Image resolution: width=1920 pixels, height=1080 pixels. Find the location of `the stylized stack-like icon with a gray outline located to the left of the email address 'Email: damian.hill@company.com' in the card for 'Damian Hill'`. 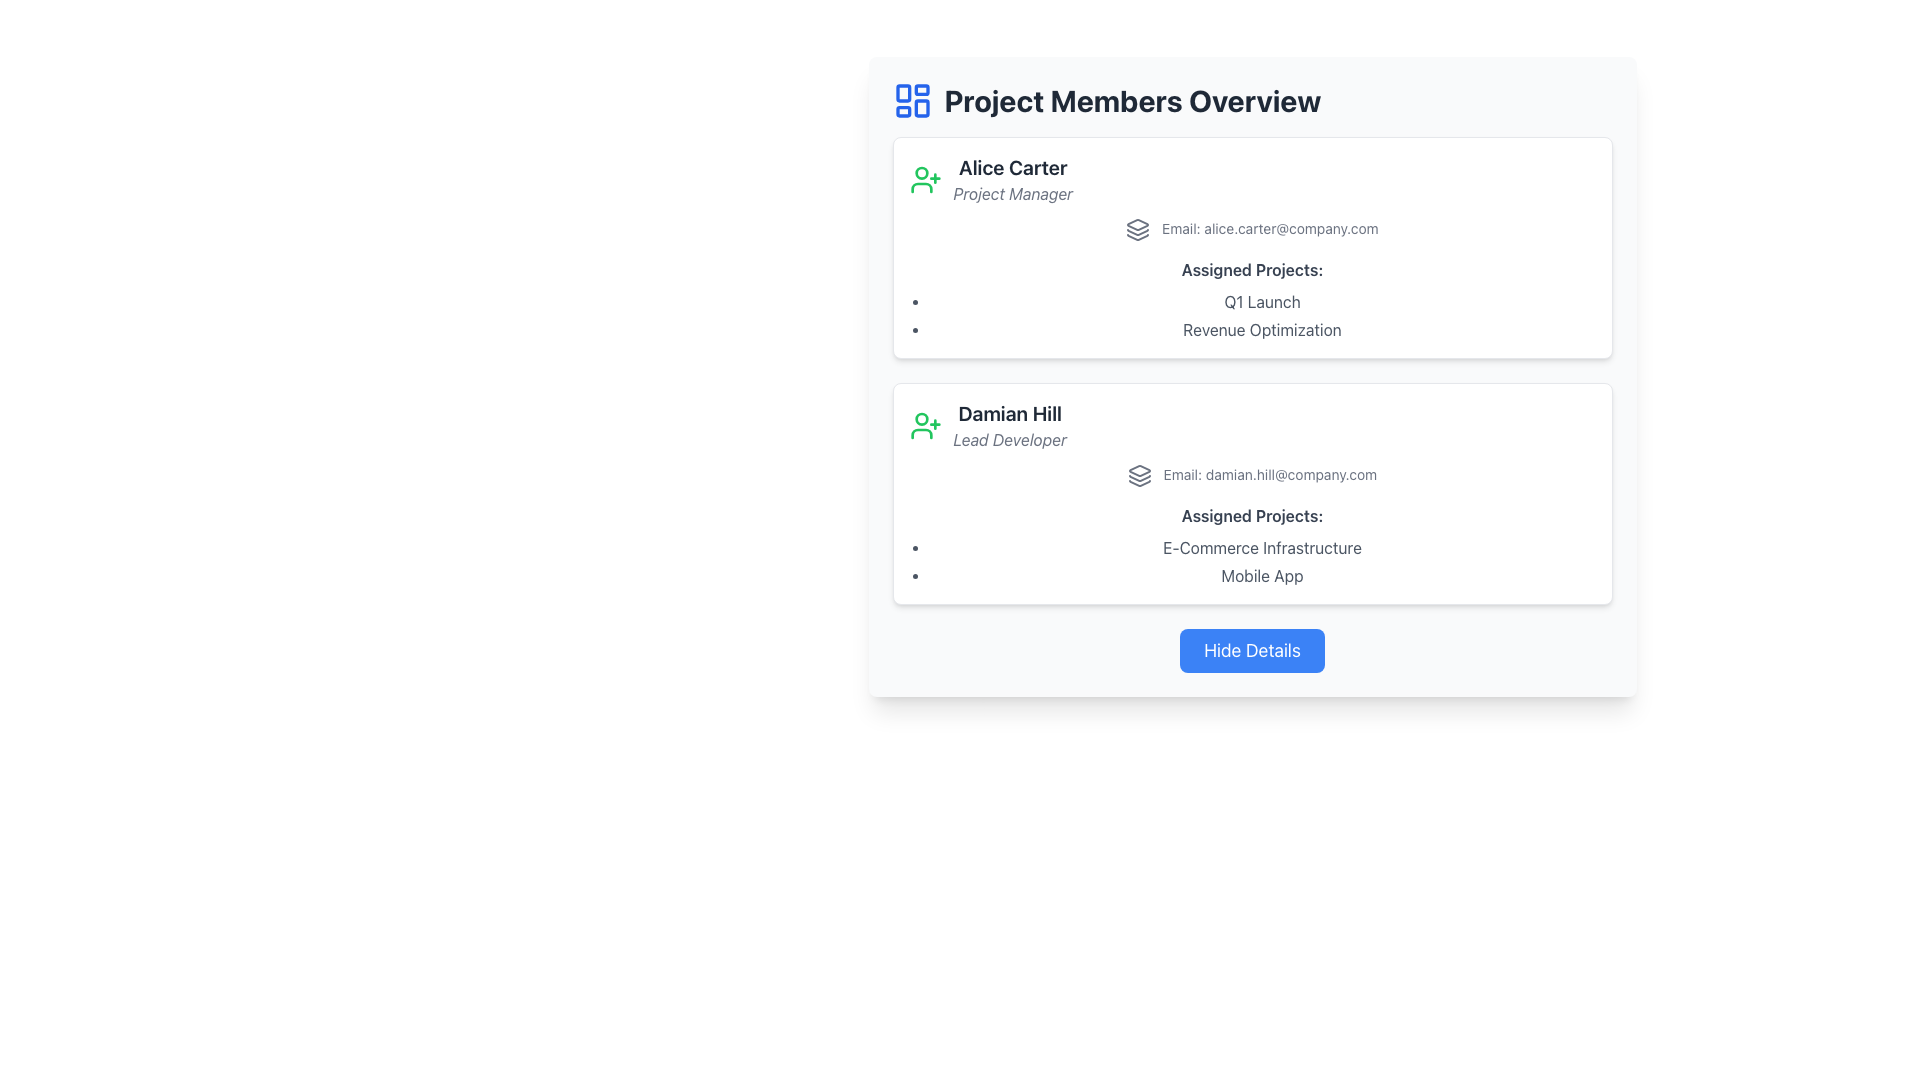

the stylized stack-like icon with a gray outline located to the left of the email address 'Email: damian.hill@company.com' in the card for 'Damian Hill' is located at coordinates (1139, 475).